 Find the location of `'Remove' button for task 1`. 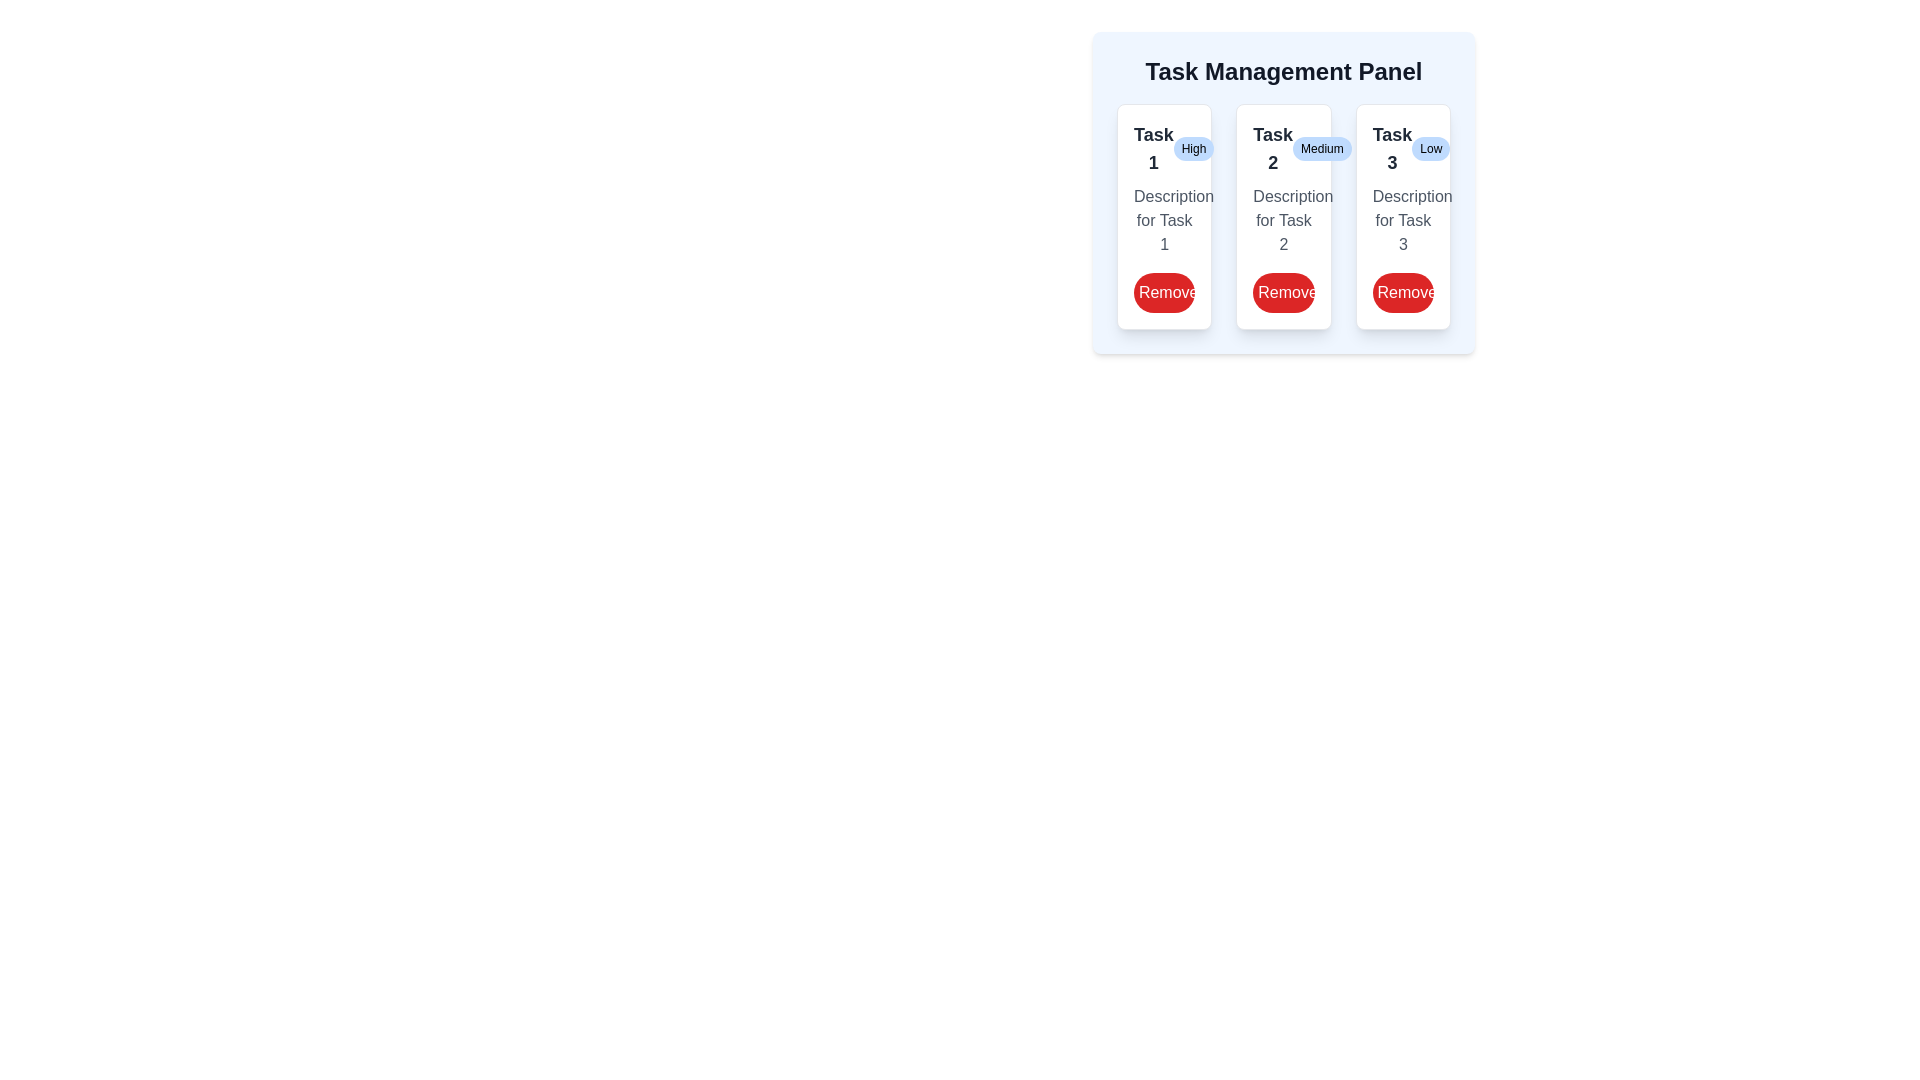

'Remove' button for task 1 is located at coordinates (1164, 293).